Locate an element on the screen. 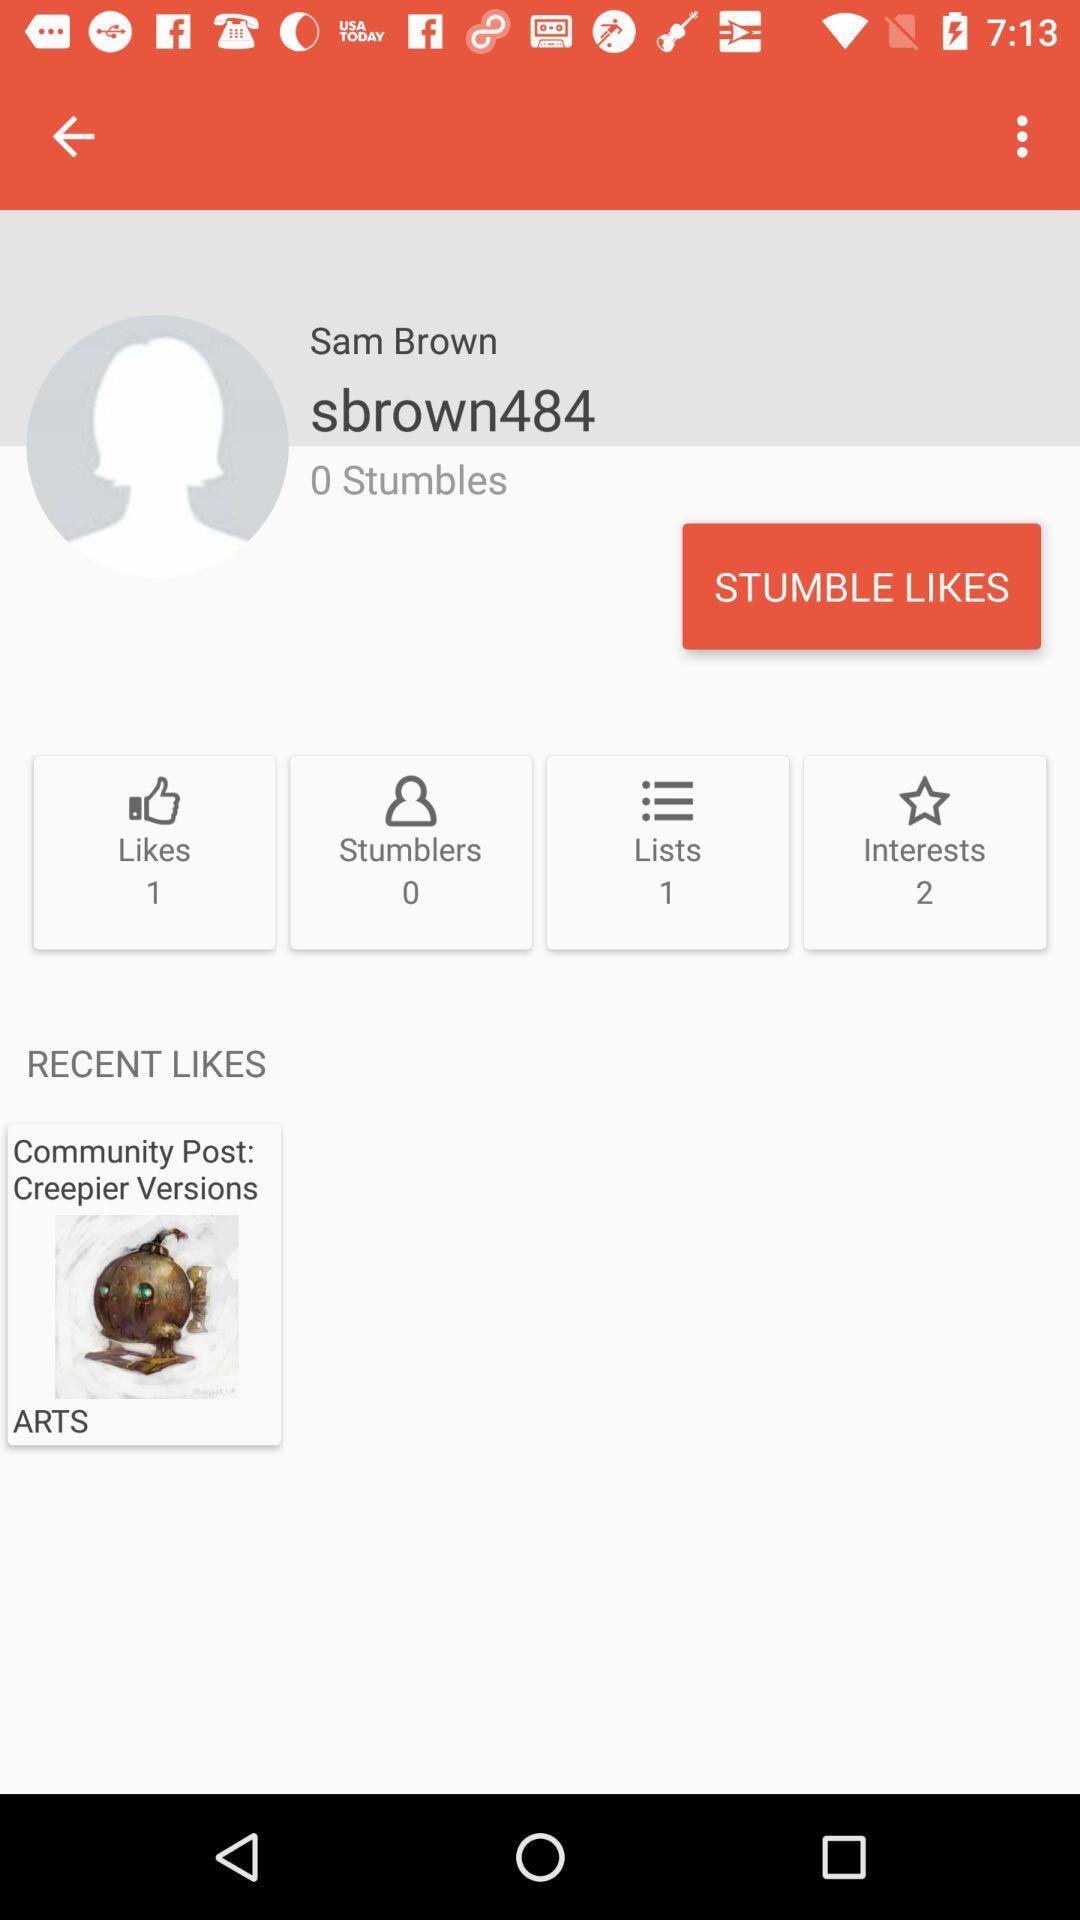  the icon to the right of 0 stumbles is located at coordinates (860, 585).